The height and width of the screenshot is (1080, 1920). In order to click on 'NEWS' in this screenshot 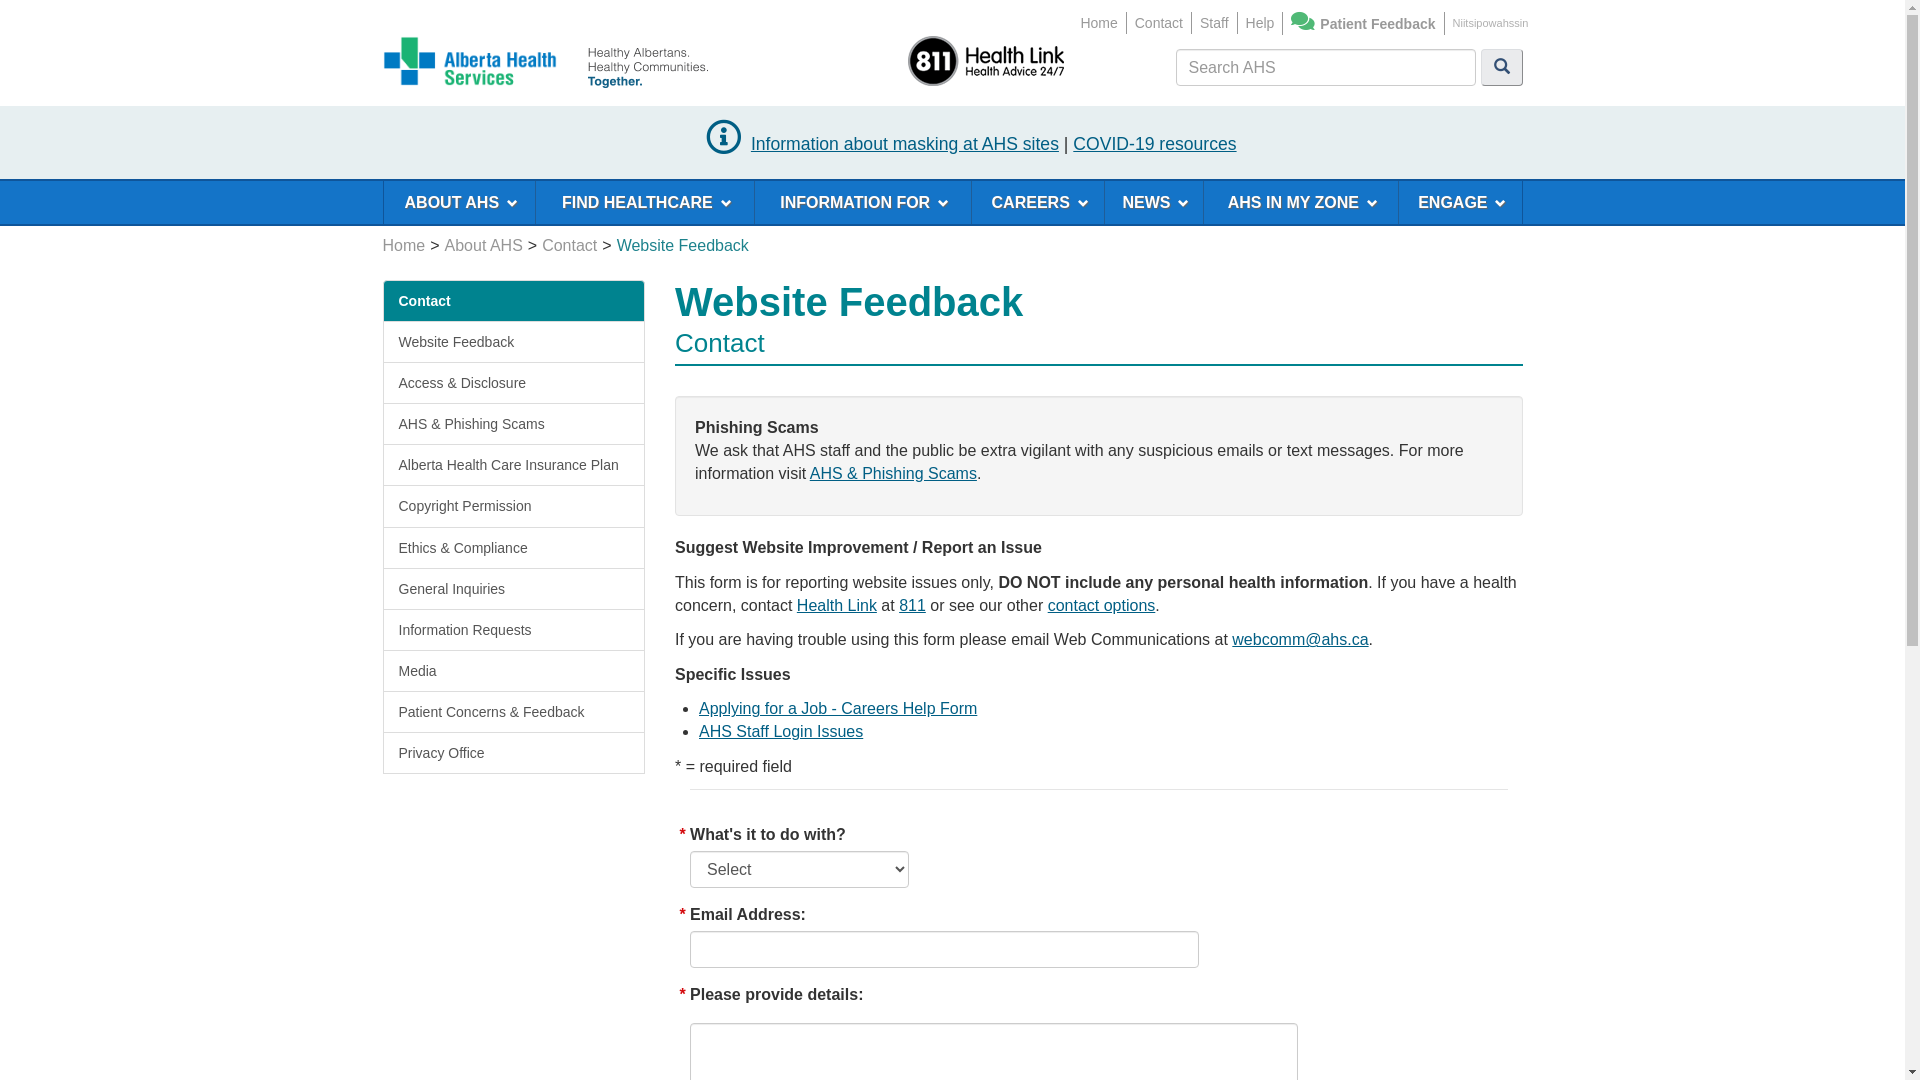, I will do `click(1103, 202)`.